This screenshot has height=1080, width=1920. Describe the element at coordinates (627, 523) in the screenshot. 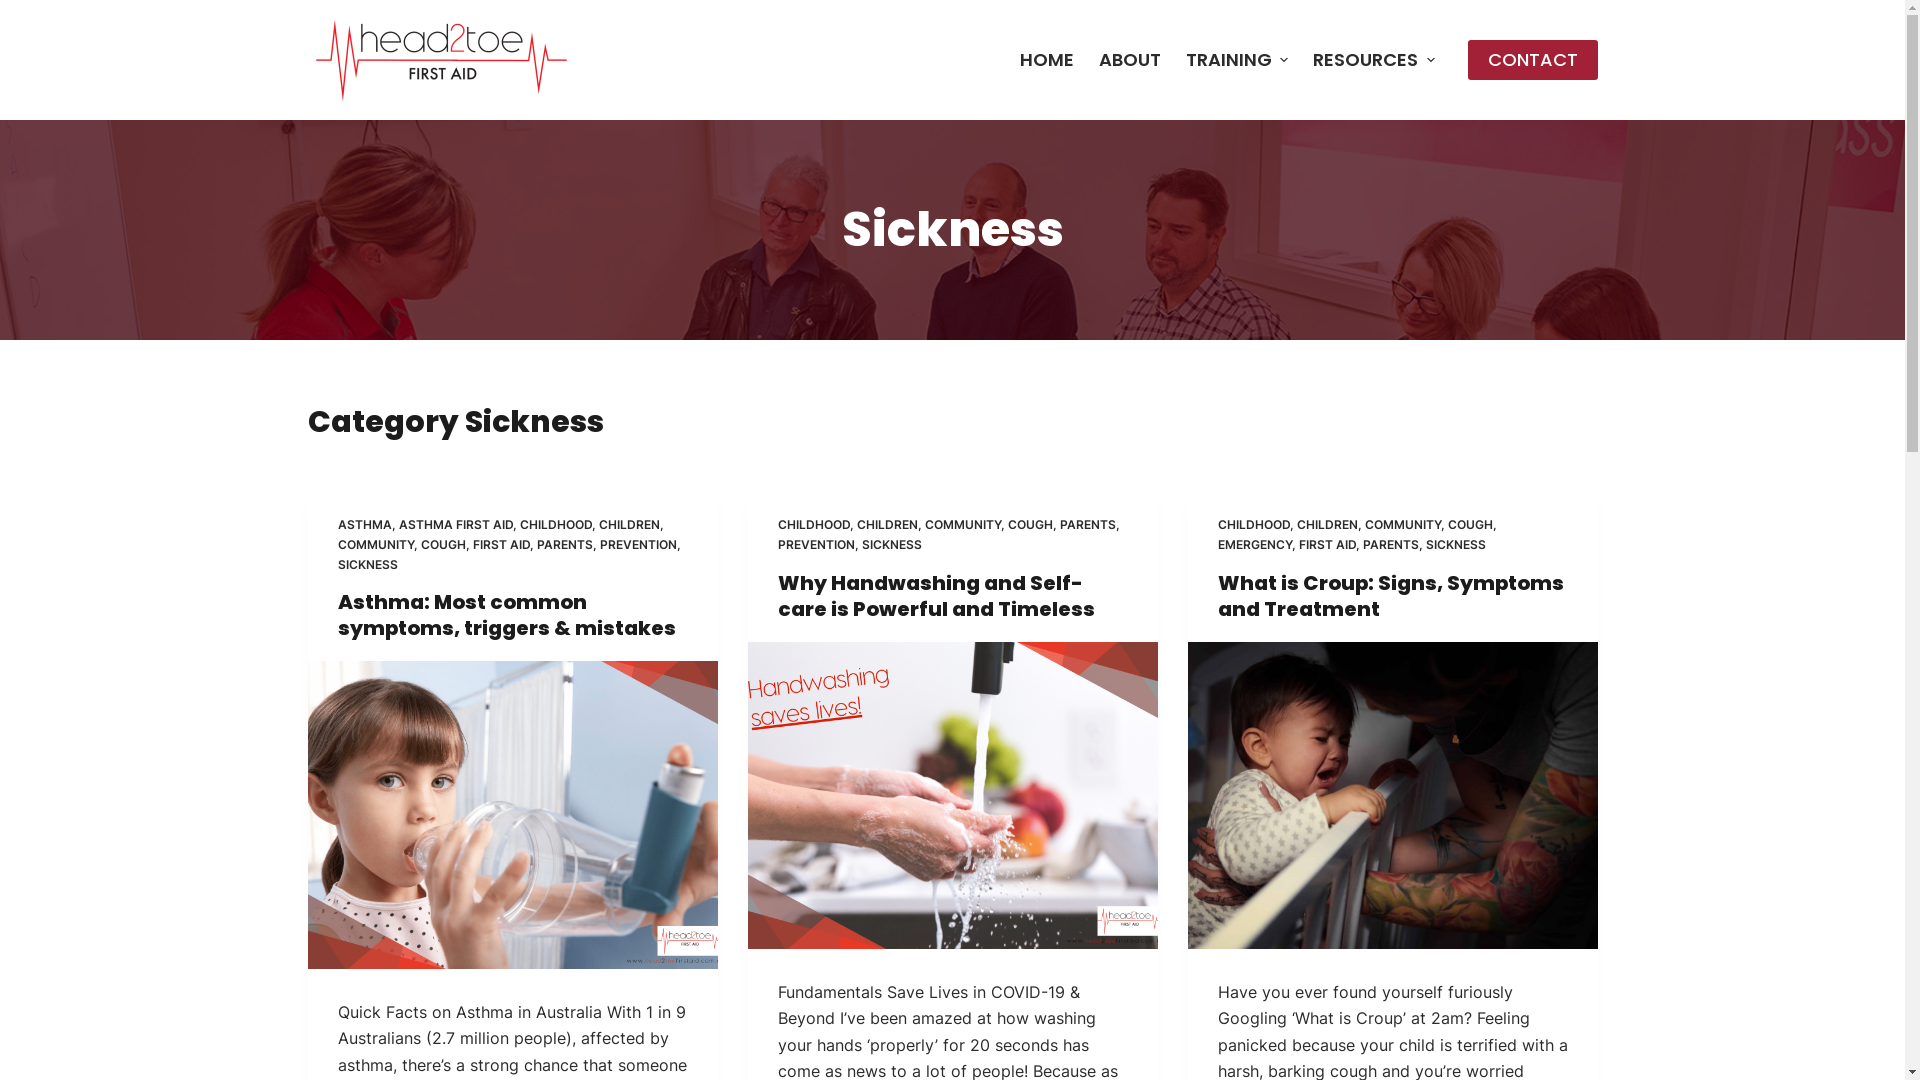

I see `'CHILDREN'` at that location.